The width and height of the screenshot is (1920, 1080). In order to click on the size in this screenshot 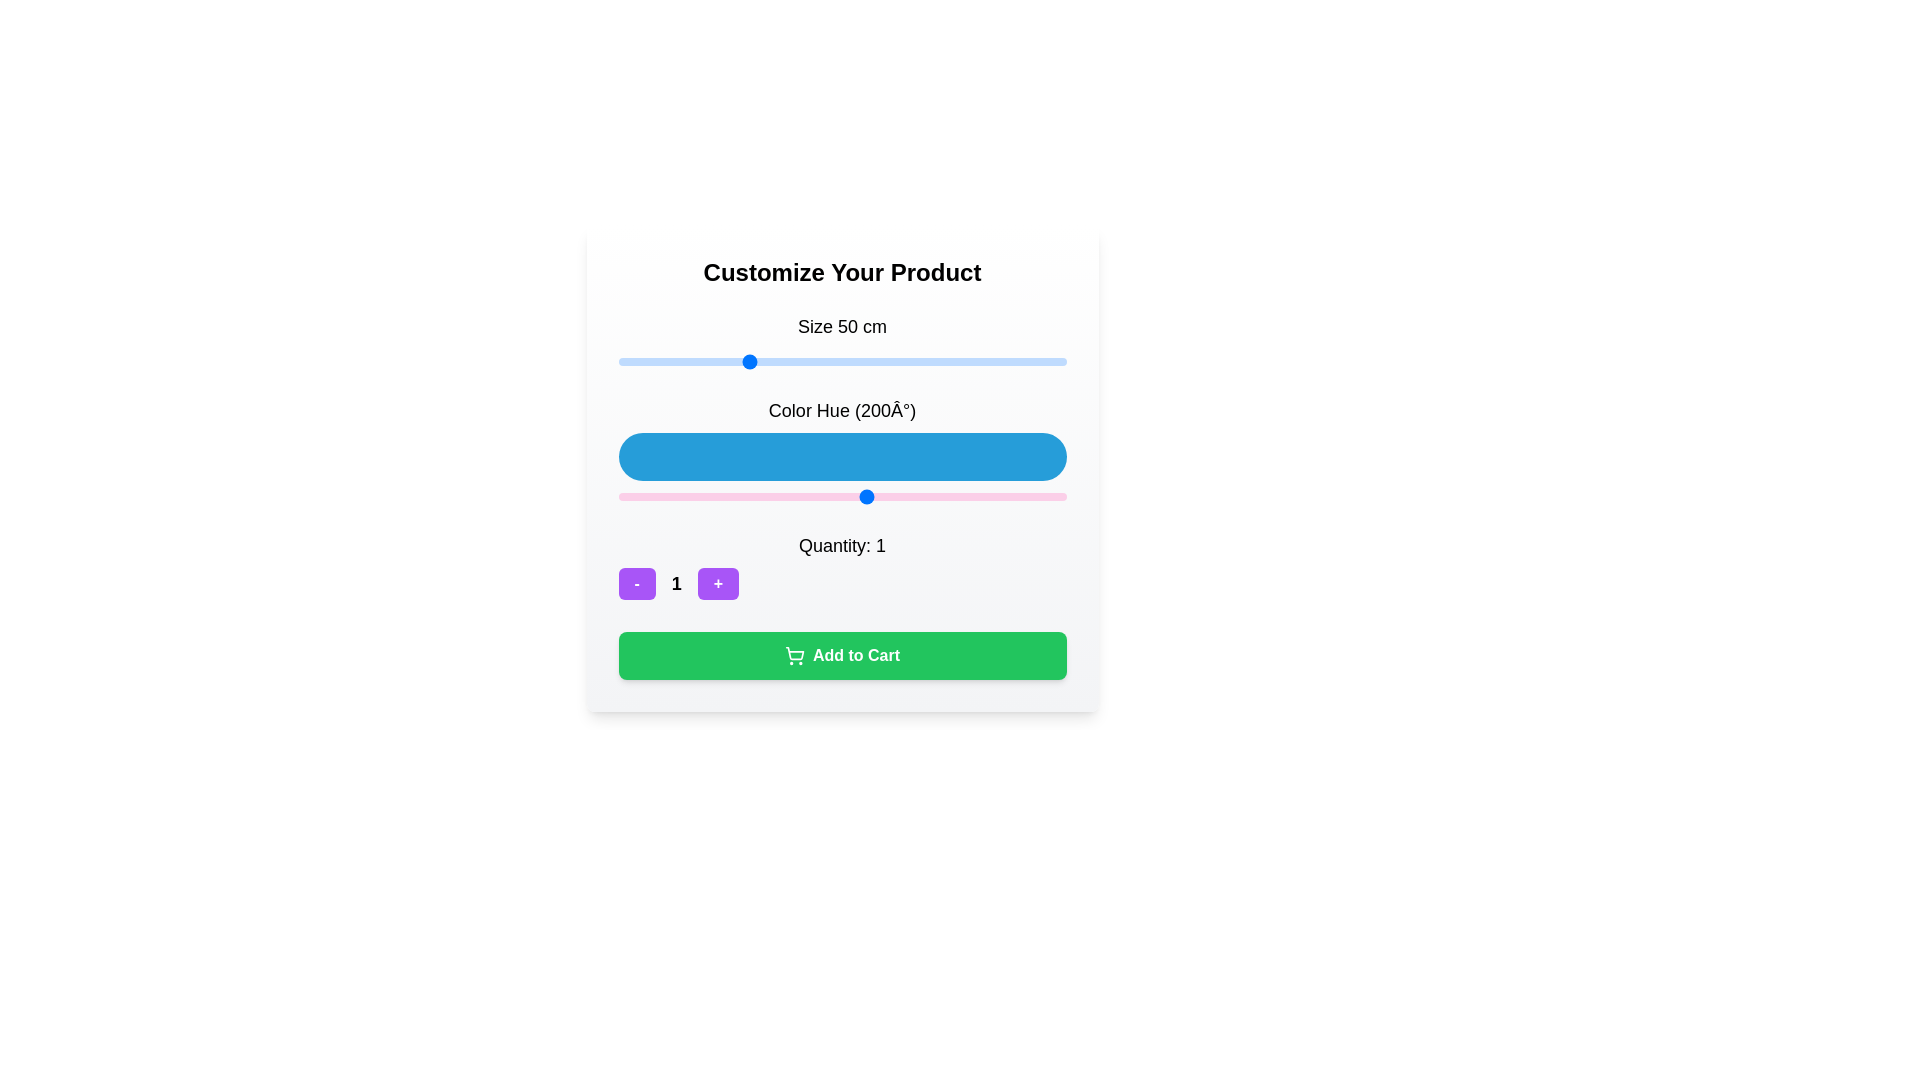, I will do `click(777, 362)`.